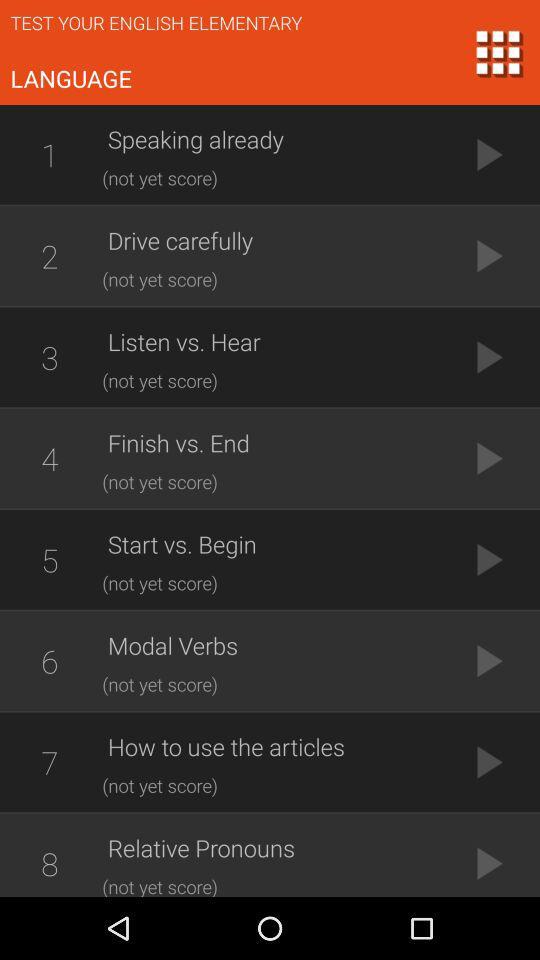 The width and height of the screenshot is (540, 960). Describe the element at coordinates (49, 153) in the screenshot. I see `icon next to  speaking already app` at that location.